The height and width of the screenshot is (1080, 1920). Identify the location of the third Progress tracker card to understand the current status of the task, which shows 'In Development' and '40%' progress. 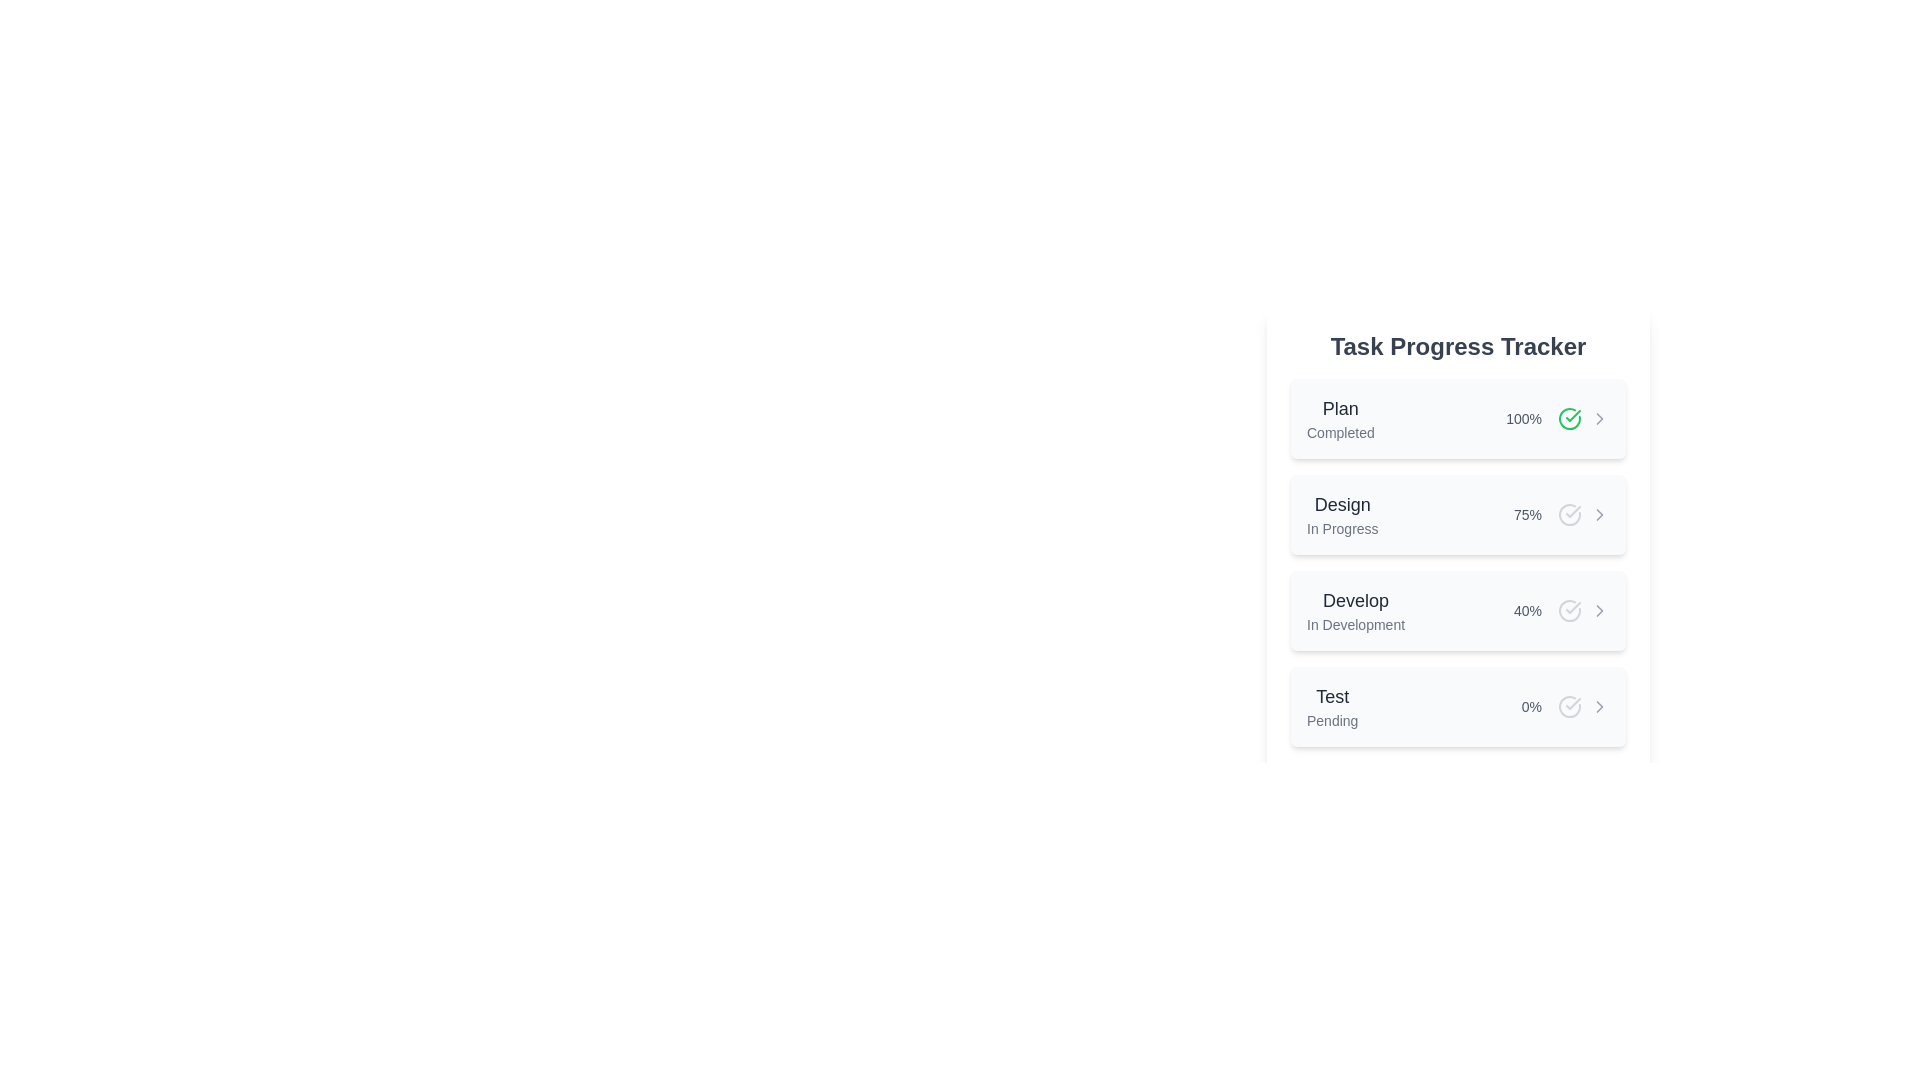
(1458, 609).